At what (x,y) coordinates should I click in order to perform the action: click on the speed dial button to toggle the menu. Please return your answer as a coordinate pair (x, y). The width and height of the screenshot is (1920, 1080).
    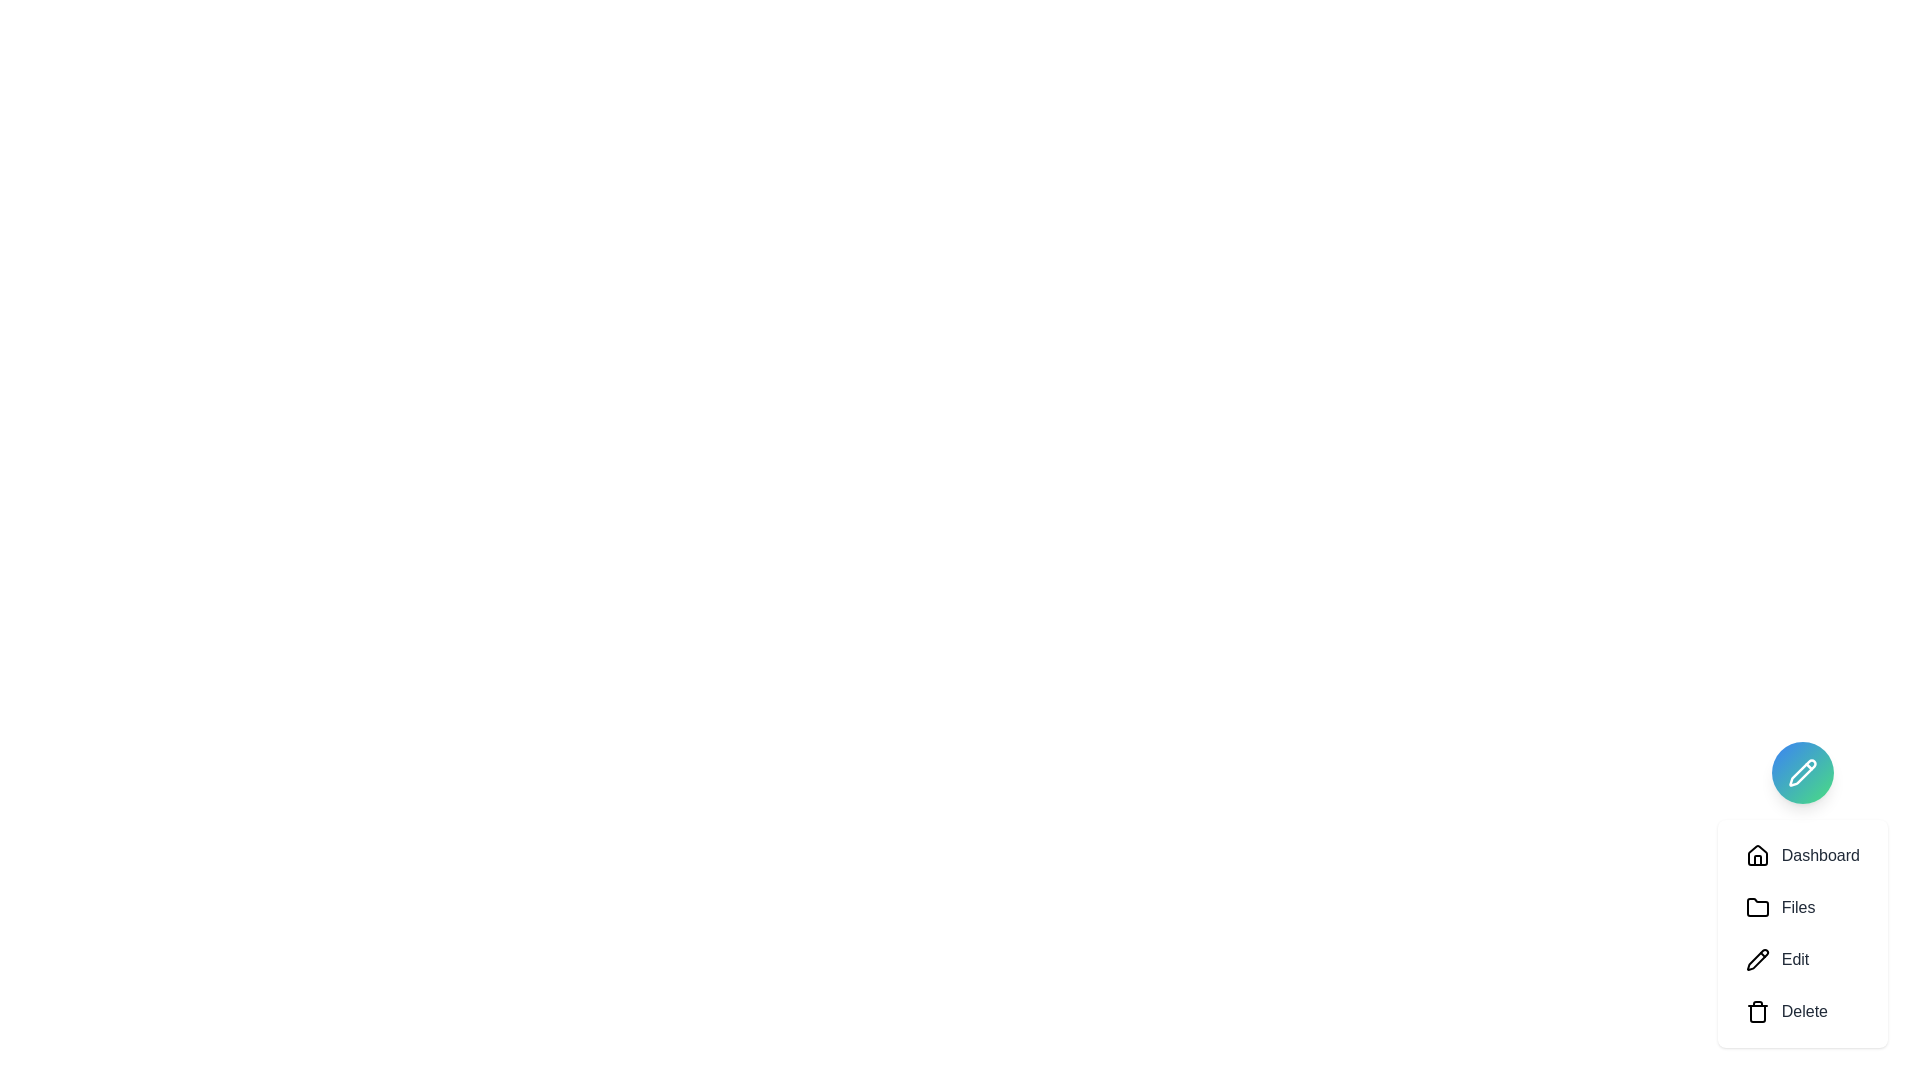
    Looking at the image, I should click on (1801, 771).